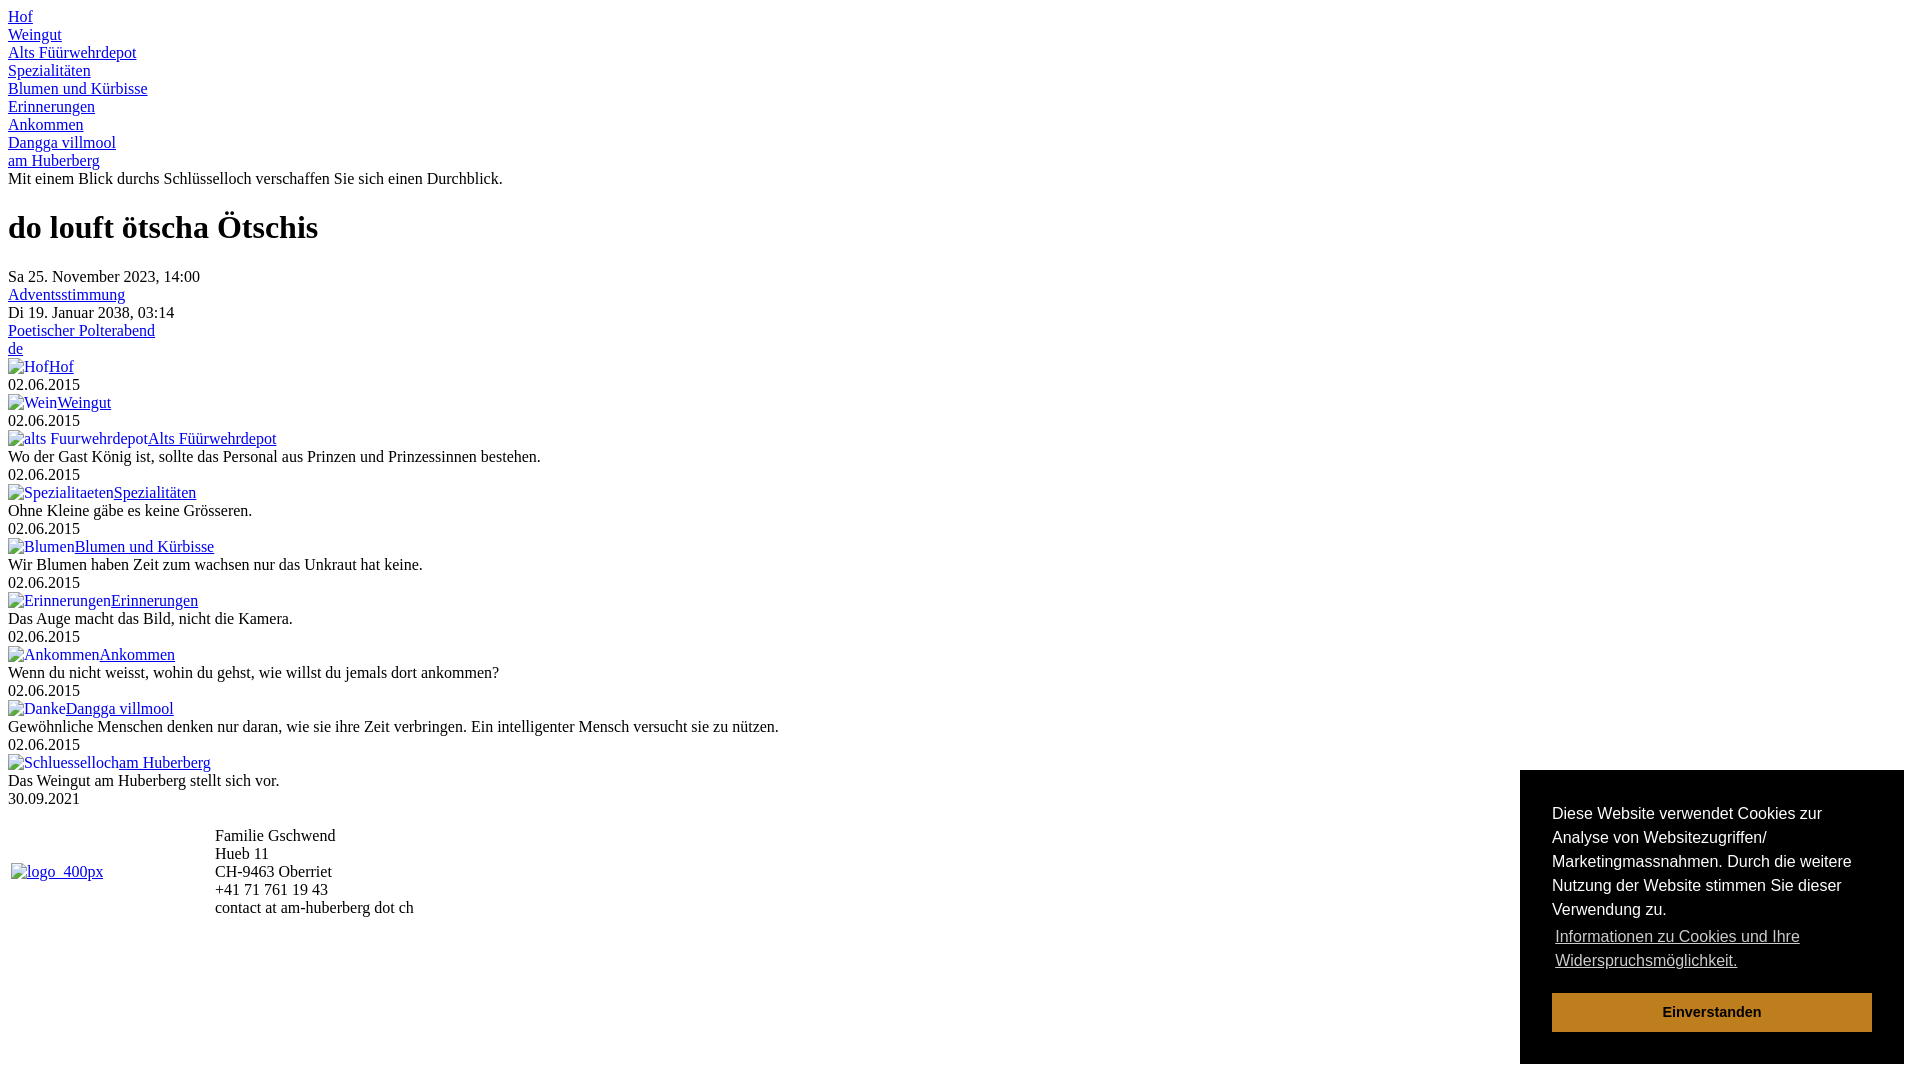  Describe the element at coordinates (8, 438) in the screenshot. I see `'alts Fuurwehrdepot'` at that location.